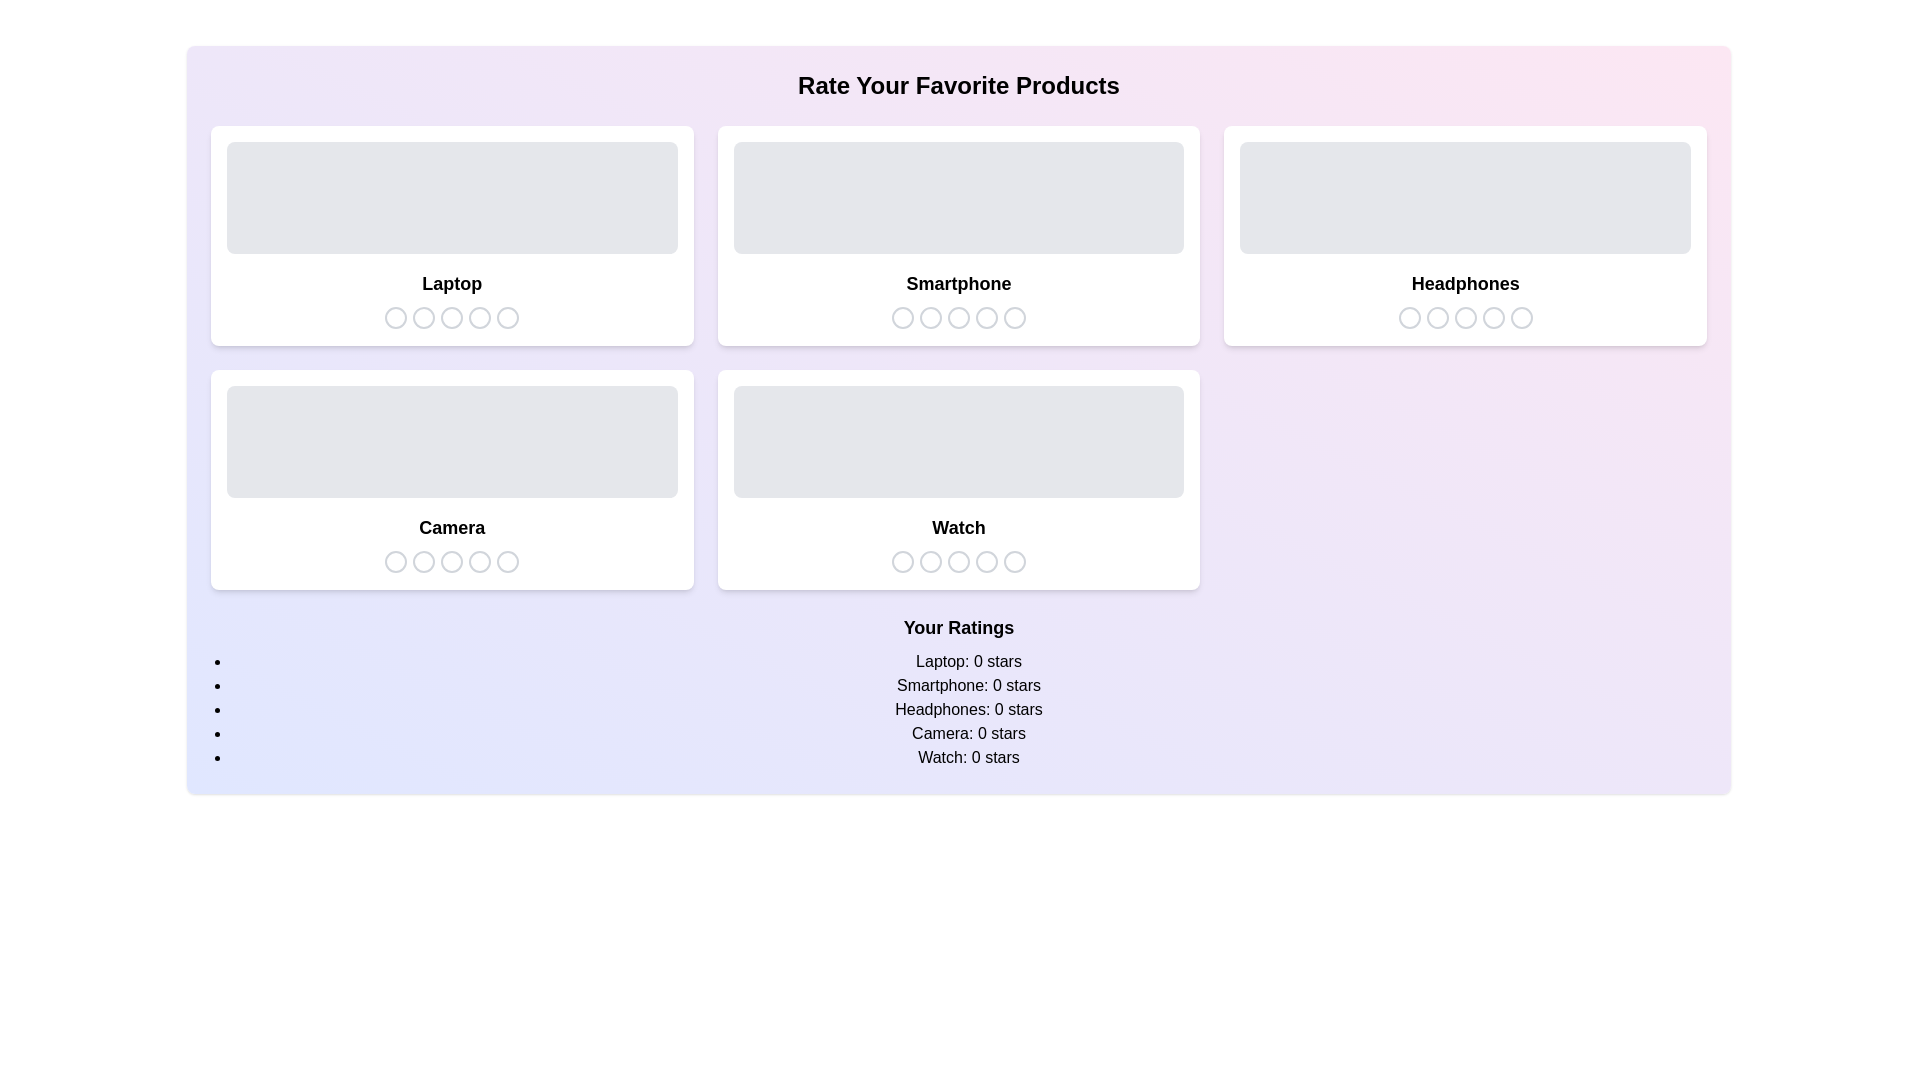 Image resolution: width=1920 pixels, height=1080 pixels. Describe the element at coordinates (395, 562) in the screenshot. I see `the star icon corresponding to 1 stars for the product Camera` at that location.